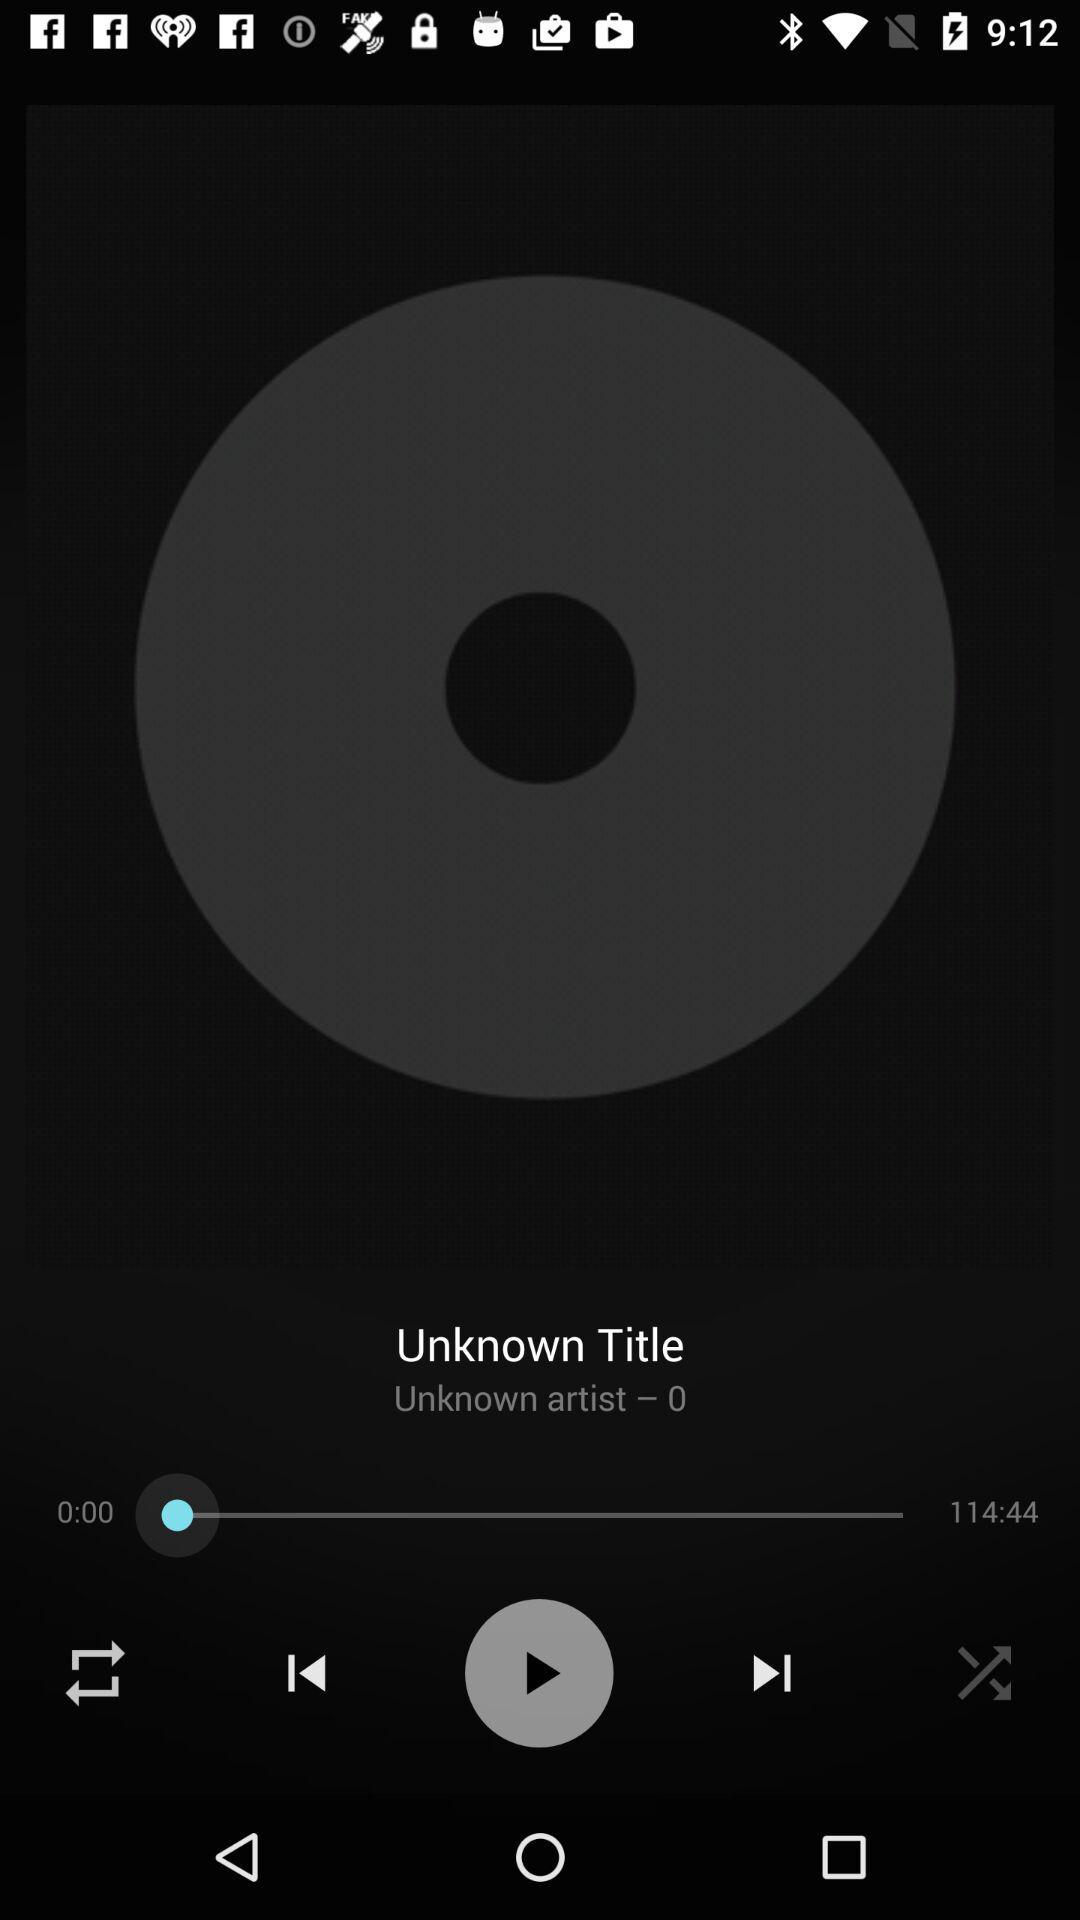 Image resolution: width=1080 pixels, height=1920 pixels. I want to click on the item above unknown title icon, so click(540, 686).